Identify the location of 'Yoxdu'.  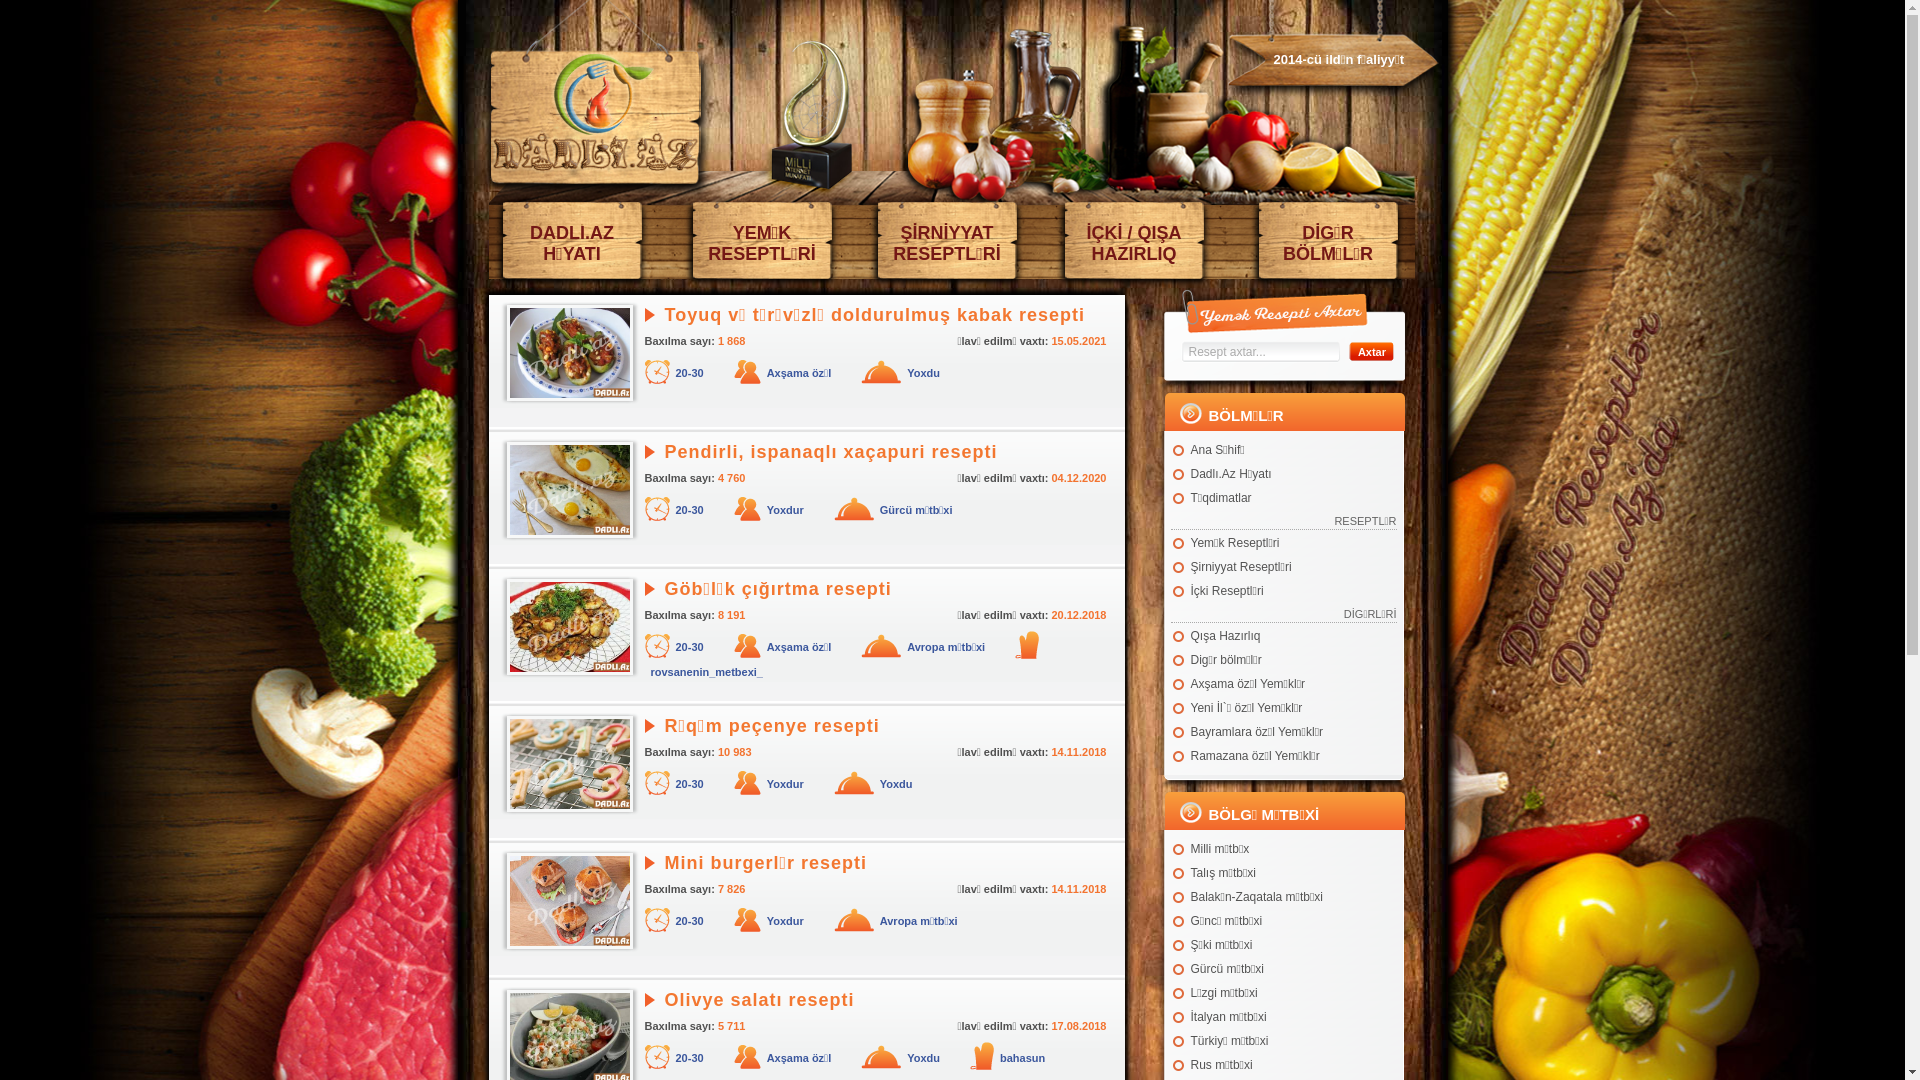
(906, 373).